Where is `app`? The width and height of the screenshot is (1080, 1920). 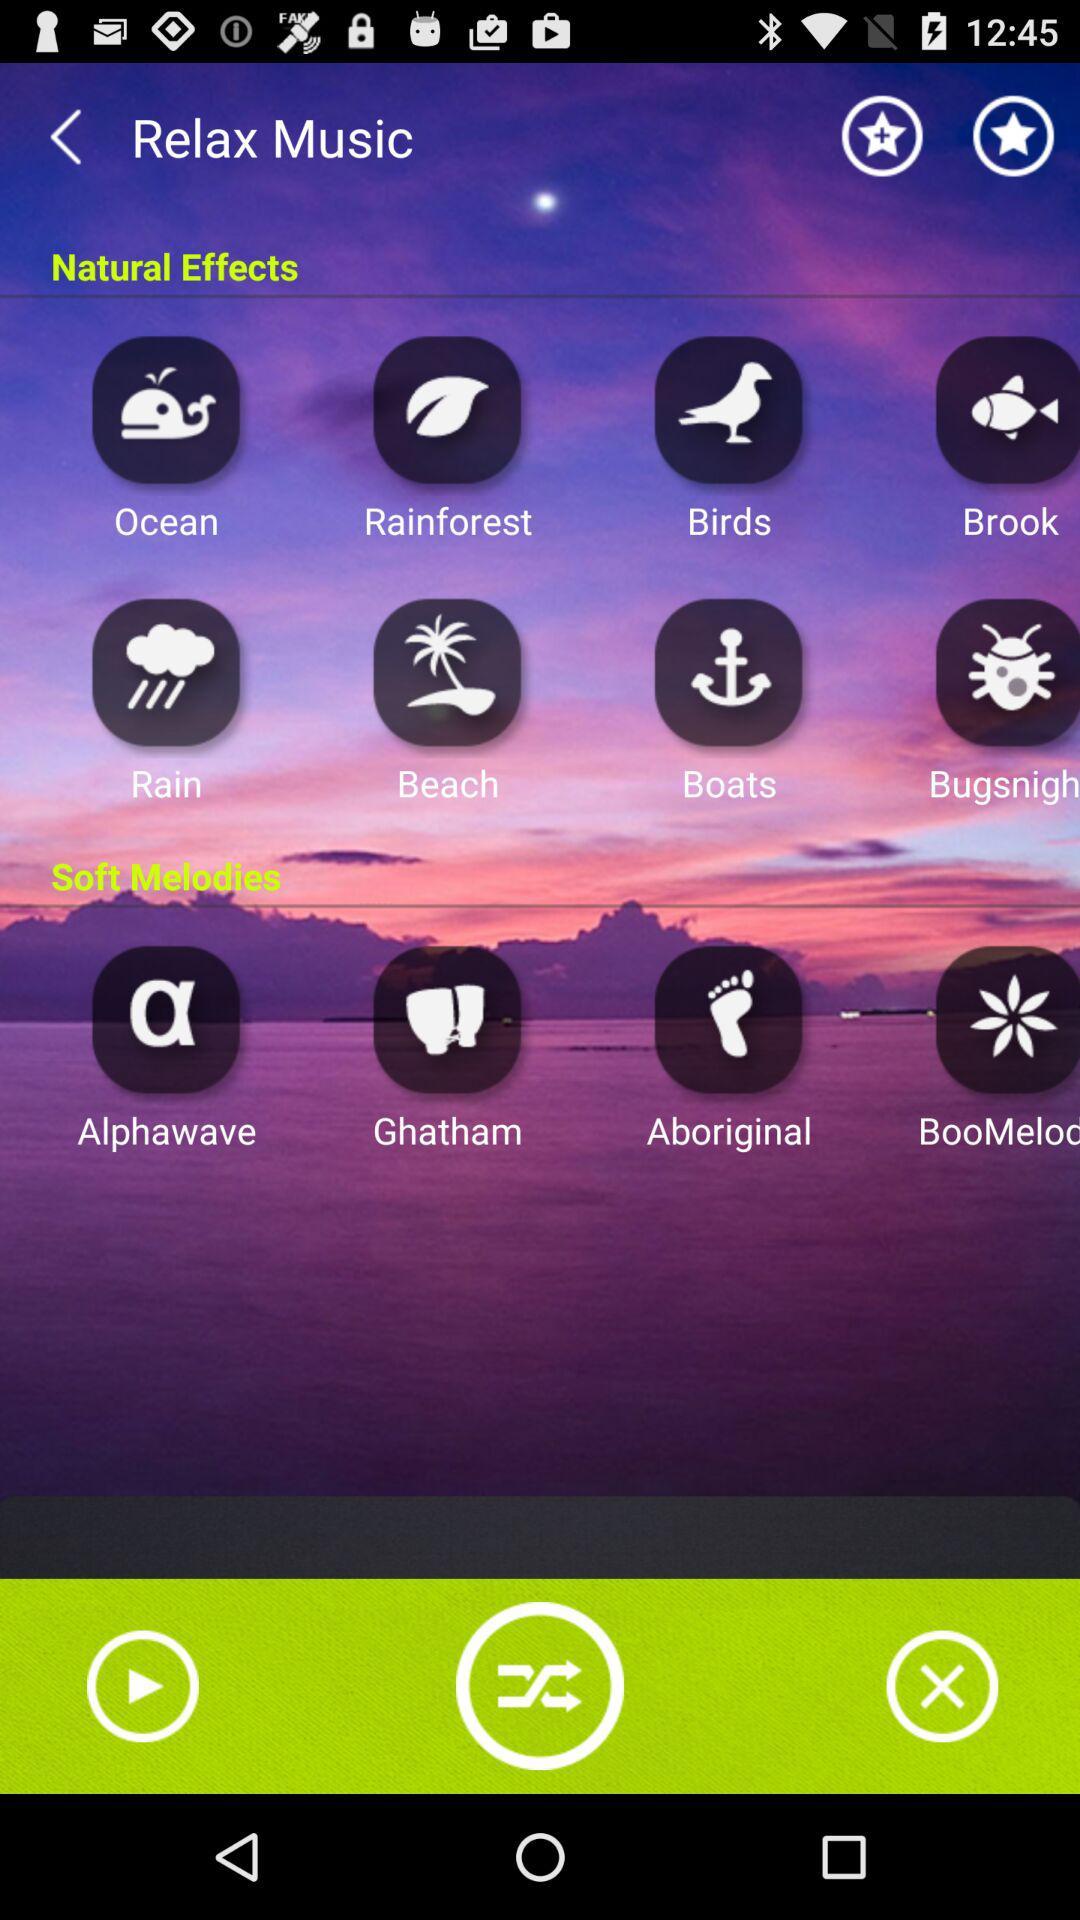
app is located at coordinates (1002, 1018).